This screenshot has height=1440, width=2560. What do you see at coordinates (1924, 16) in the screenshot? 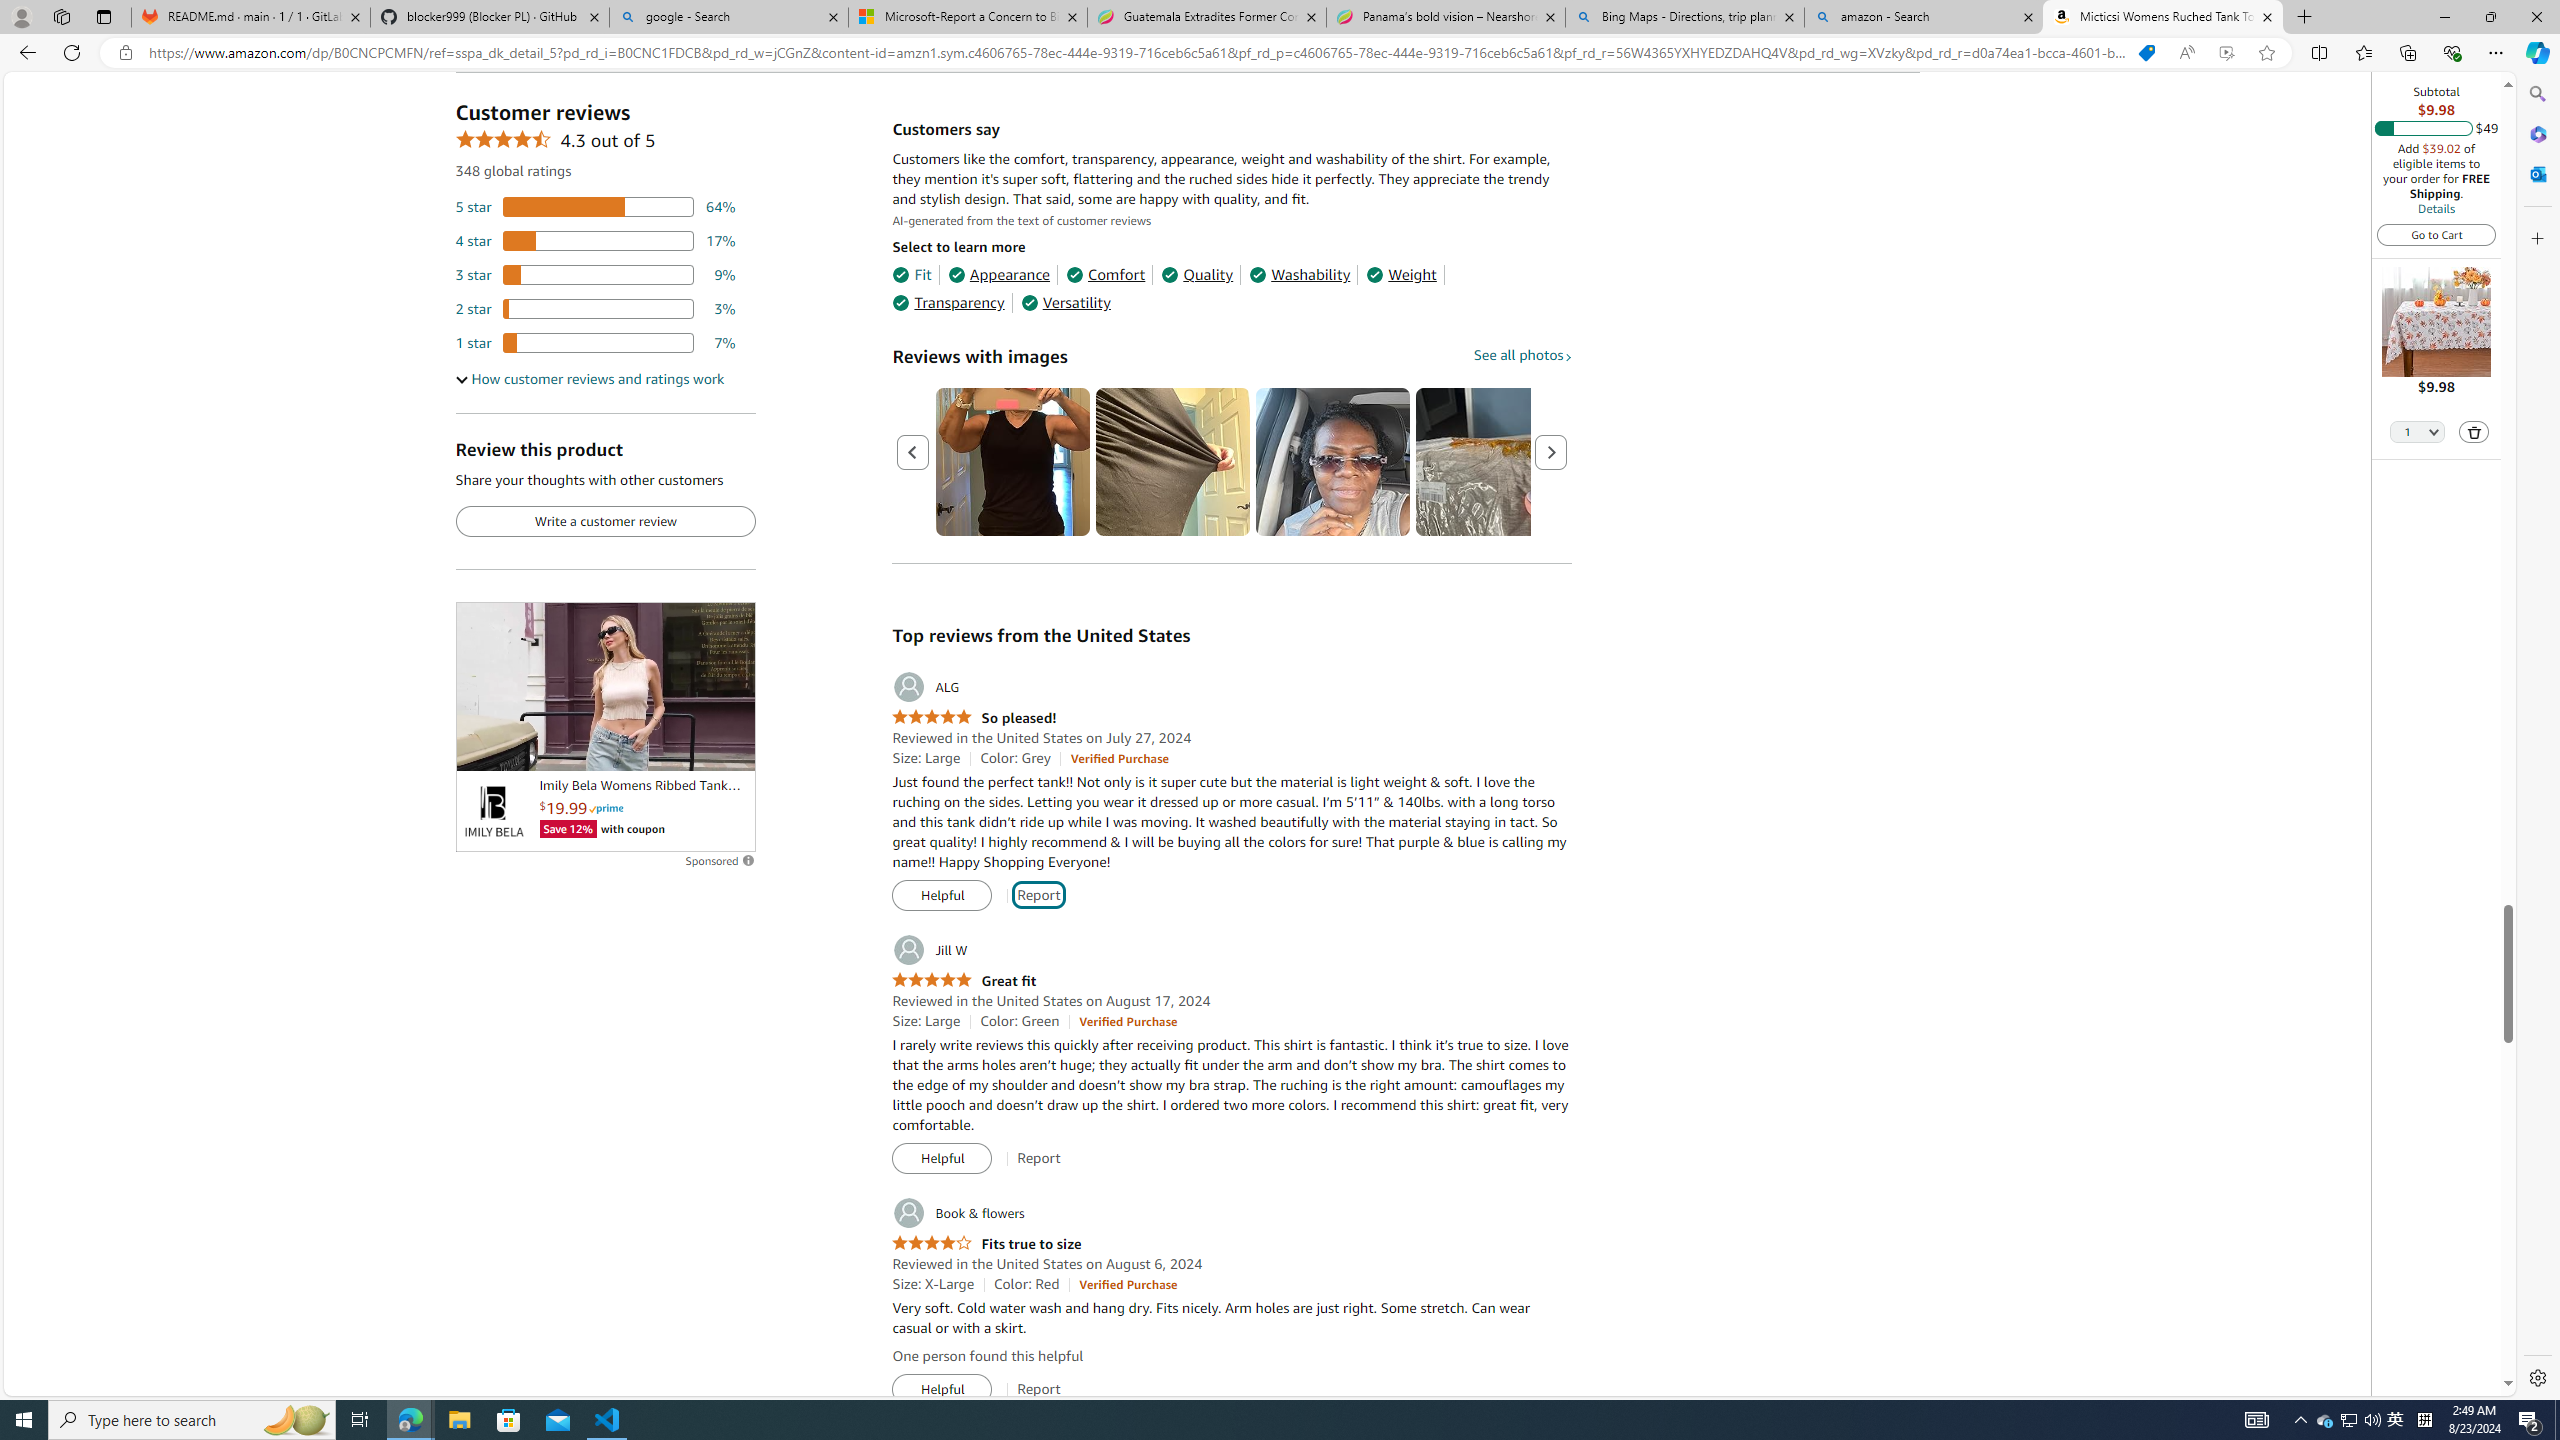
I see `'amazon - Search'` at bounding box center [1924, 16].